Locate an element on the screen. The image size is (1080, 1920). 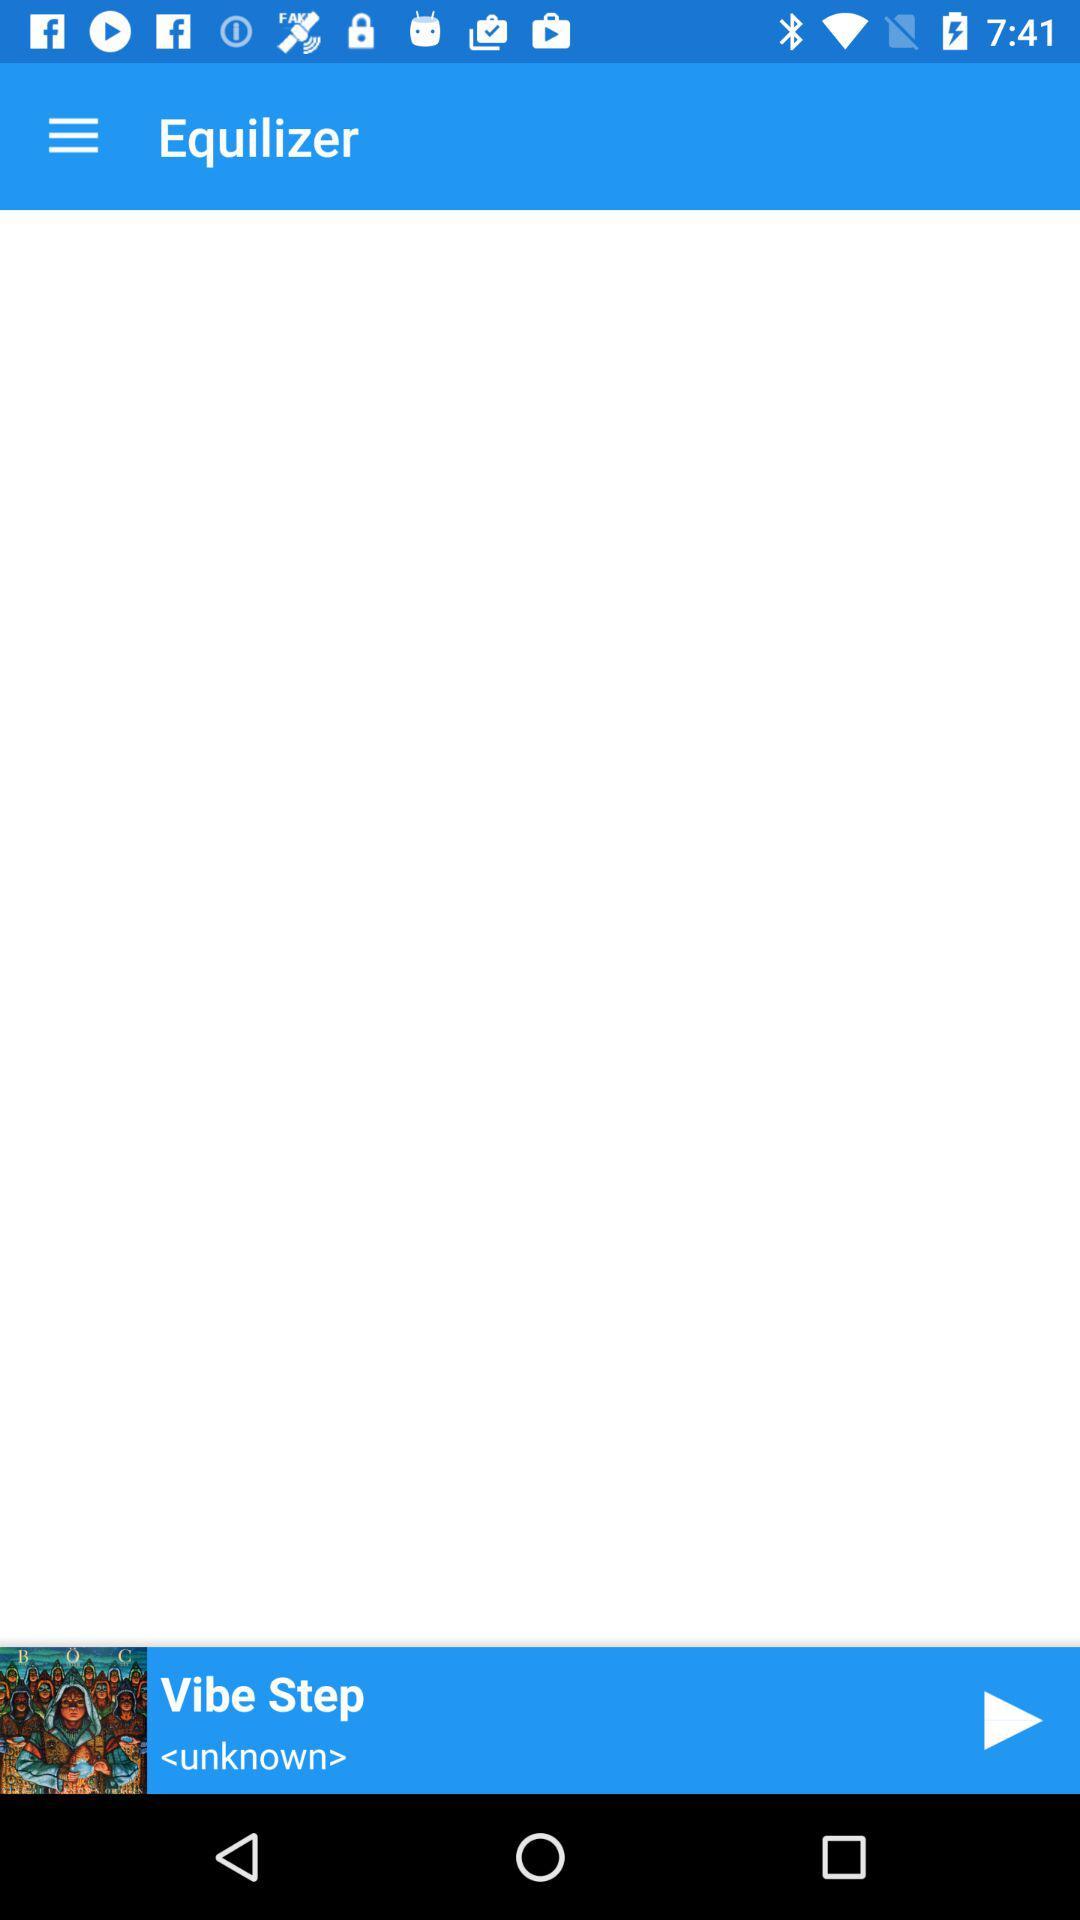
the item next to the vibe step is located at coordinates (1006, 1719).